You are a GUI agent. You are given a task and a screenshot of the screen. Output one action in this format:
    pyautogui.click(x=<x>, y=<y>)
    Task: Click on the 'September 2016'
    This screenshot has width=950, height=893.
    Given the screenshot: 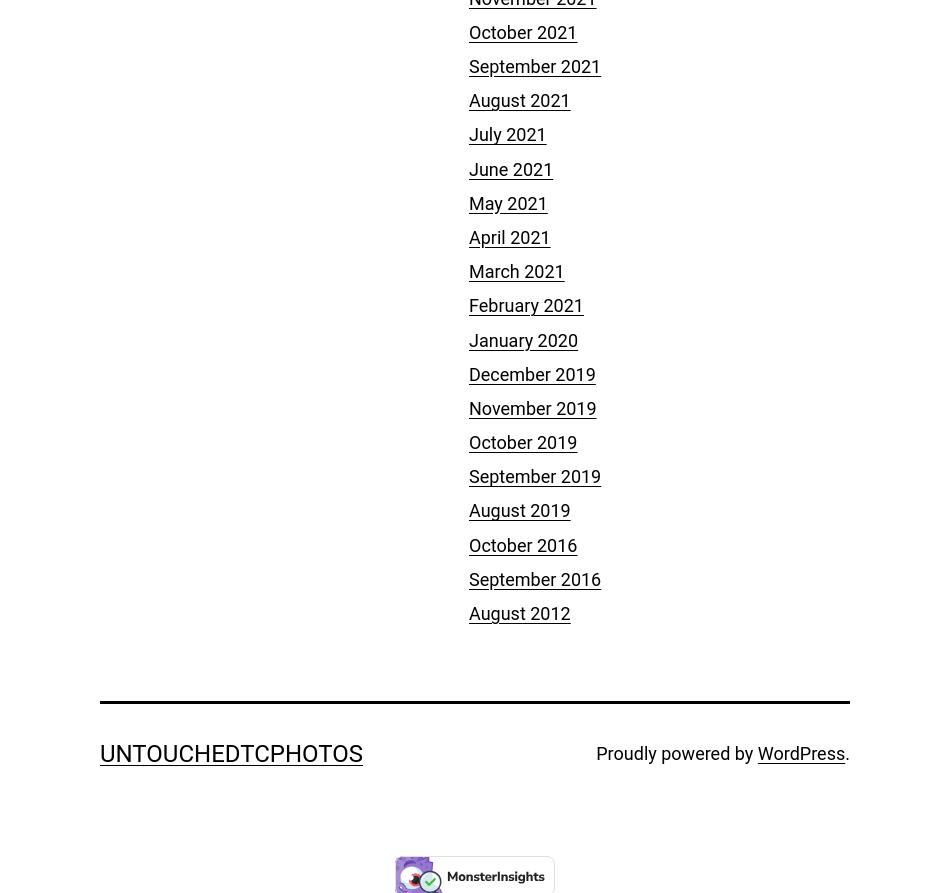 What is the action you would take?
    pyautogui.click(x=535, y=577)
    